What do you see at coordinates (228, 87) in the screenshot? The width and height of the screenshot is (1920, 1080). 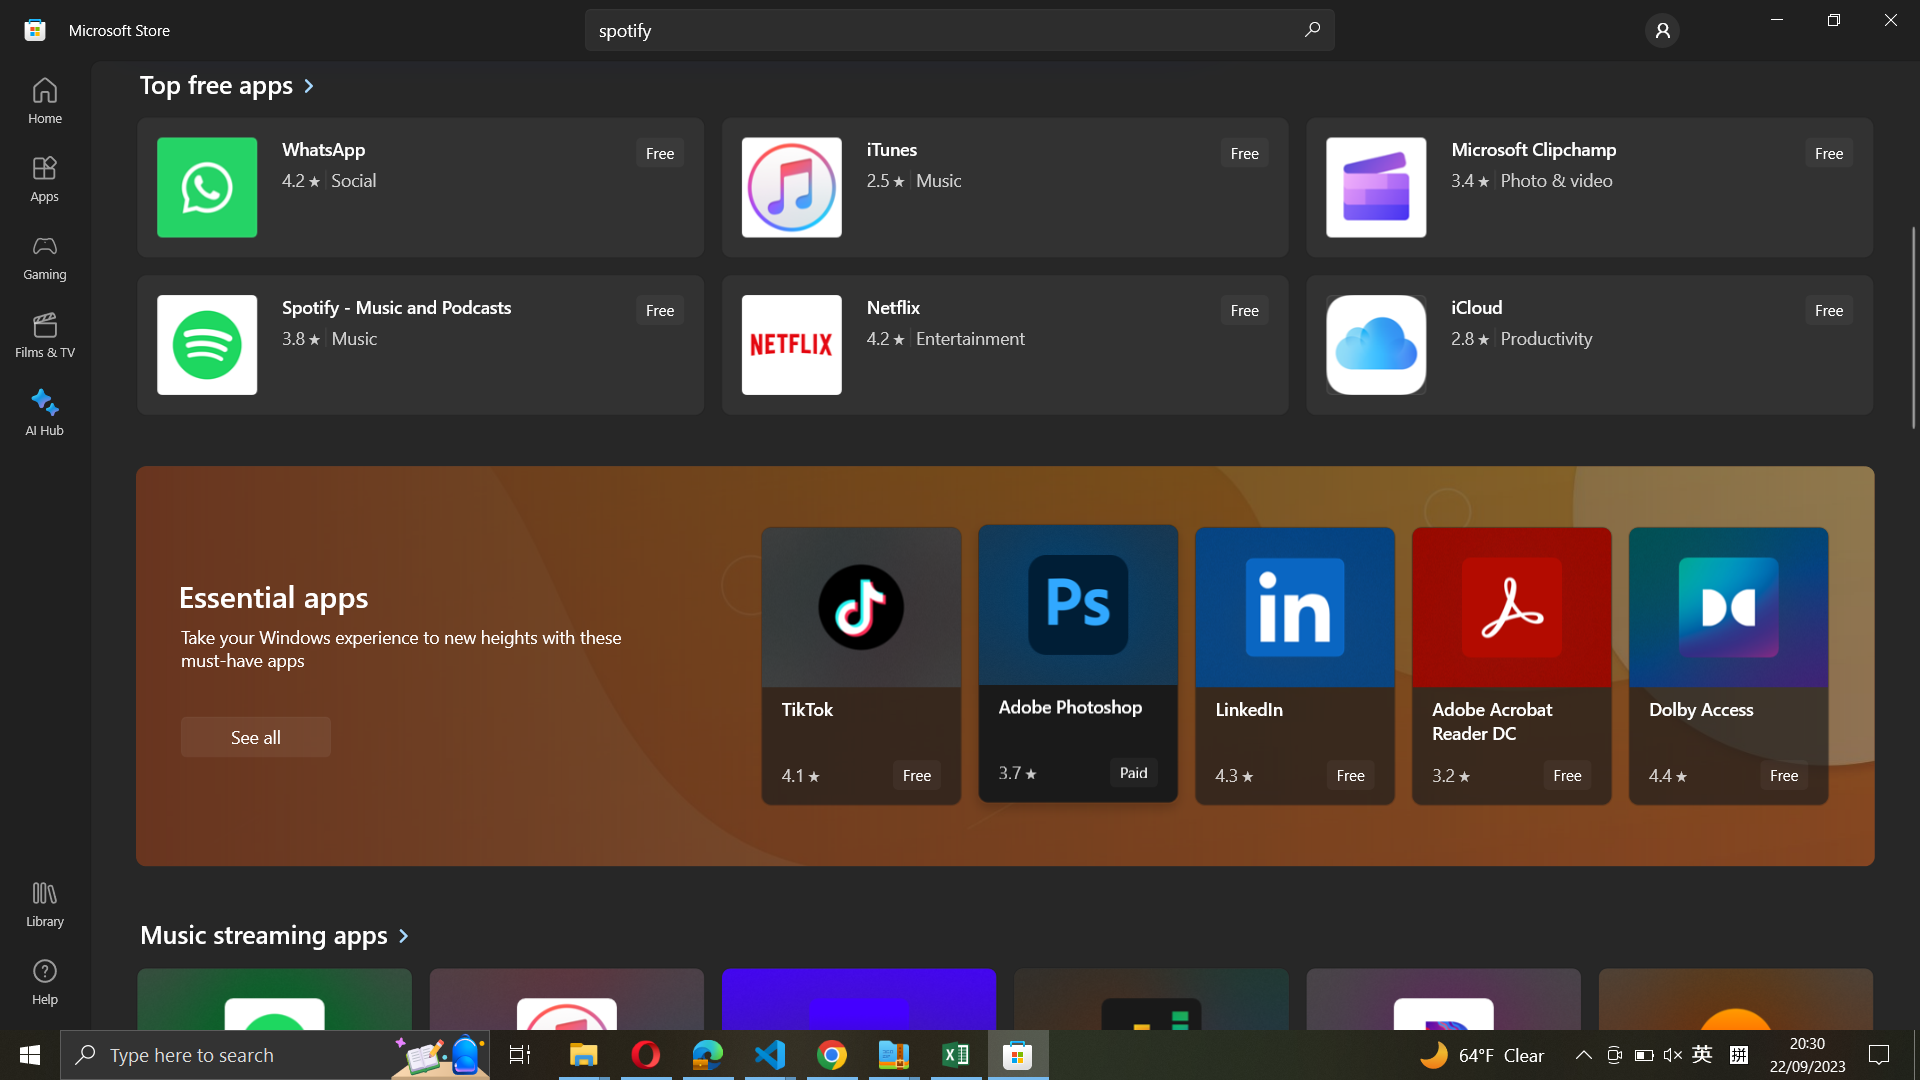 I see `Top Free Applications` at bounding box center [228, 87].